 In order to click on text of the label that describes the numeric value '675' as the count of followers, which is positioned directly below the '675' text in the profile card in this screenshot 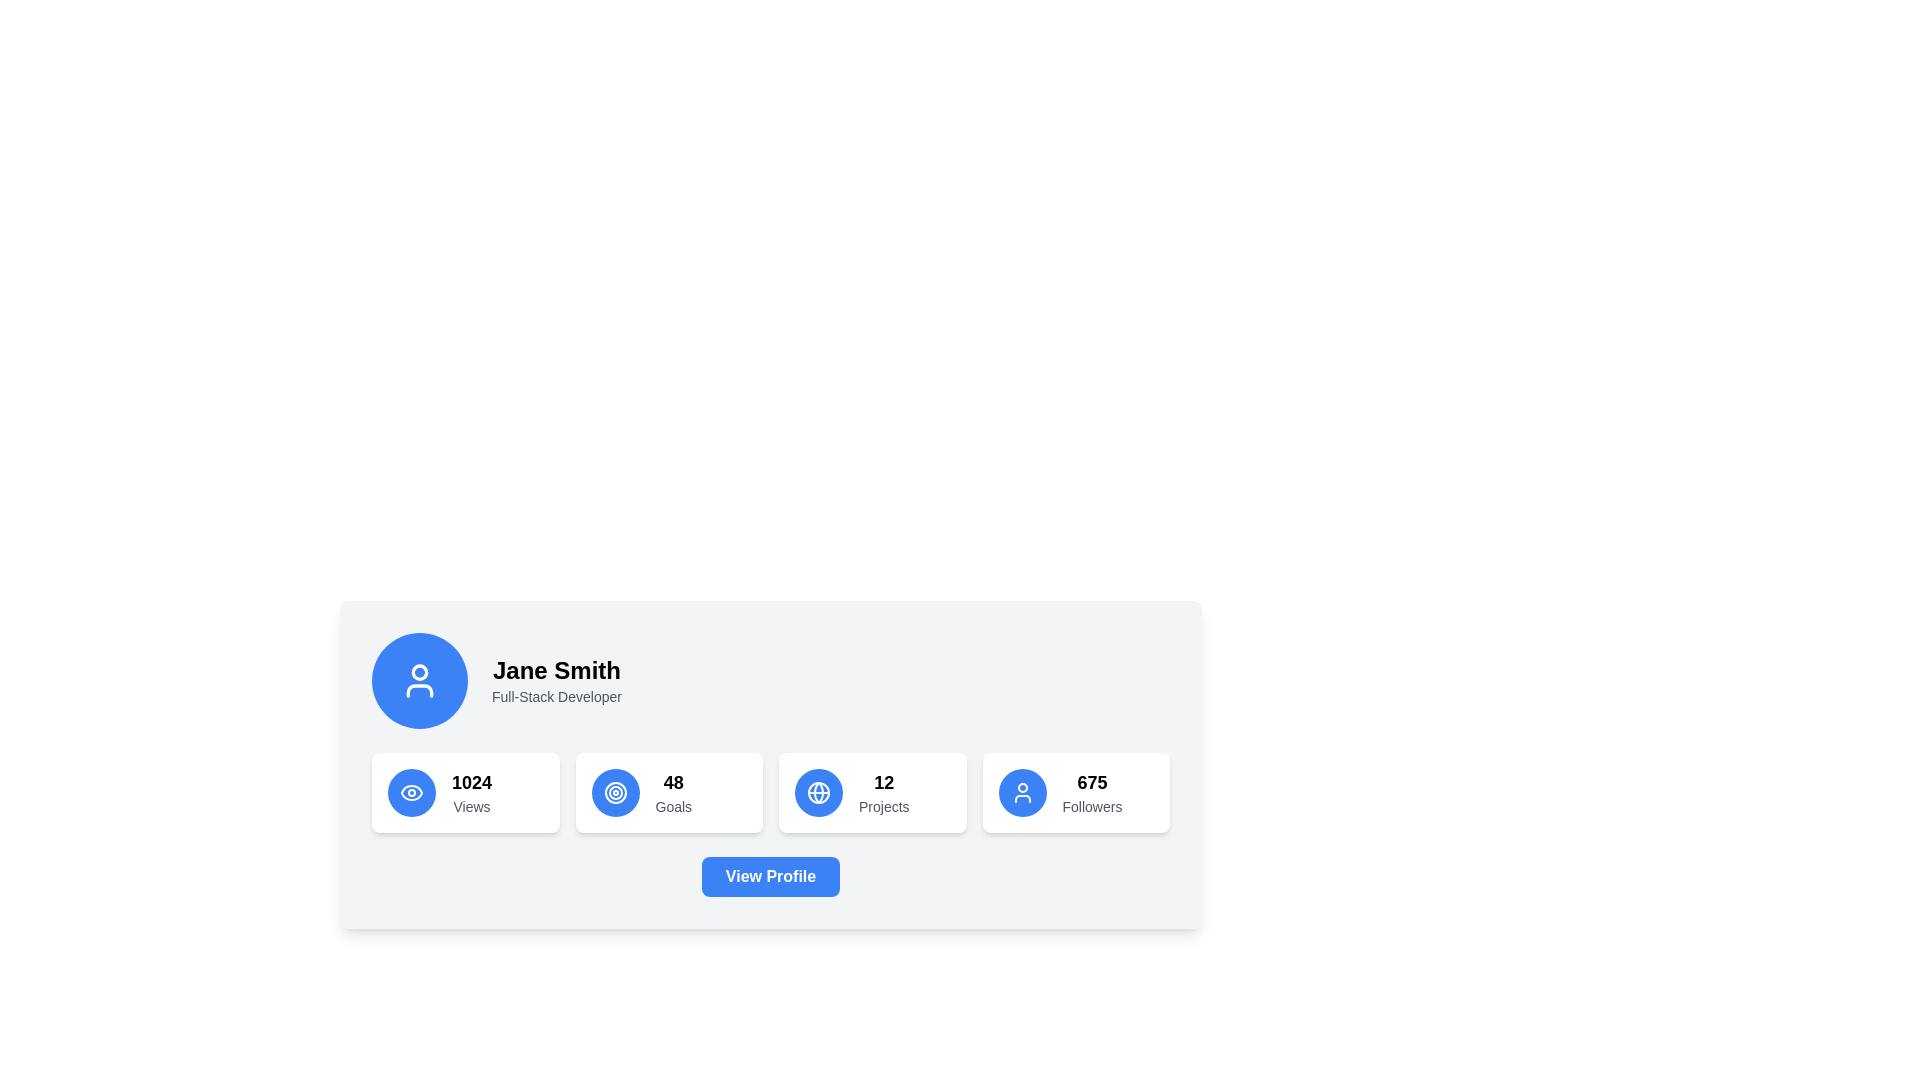, I will do `click(1091, 805)`.